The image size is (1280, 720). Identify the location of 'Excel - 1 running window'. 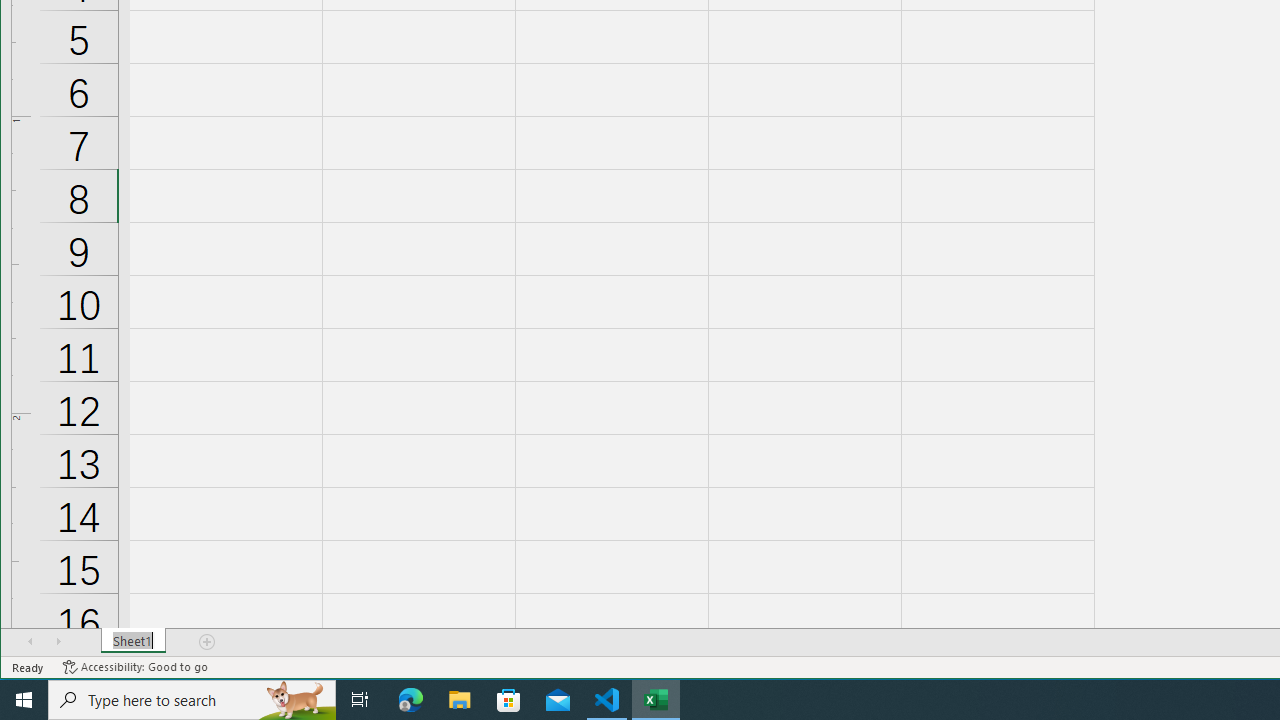
(656, 698).